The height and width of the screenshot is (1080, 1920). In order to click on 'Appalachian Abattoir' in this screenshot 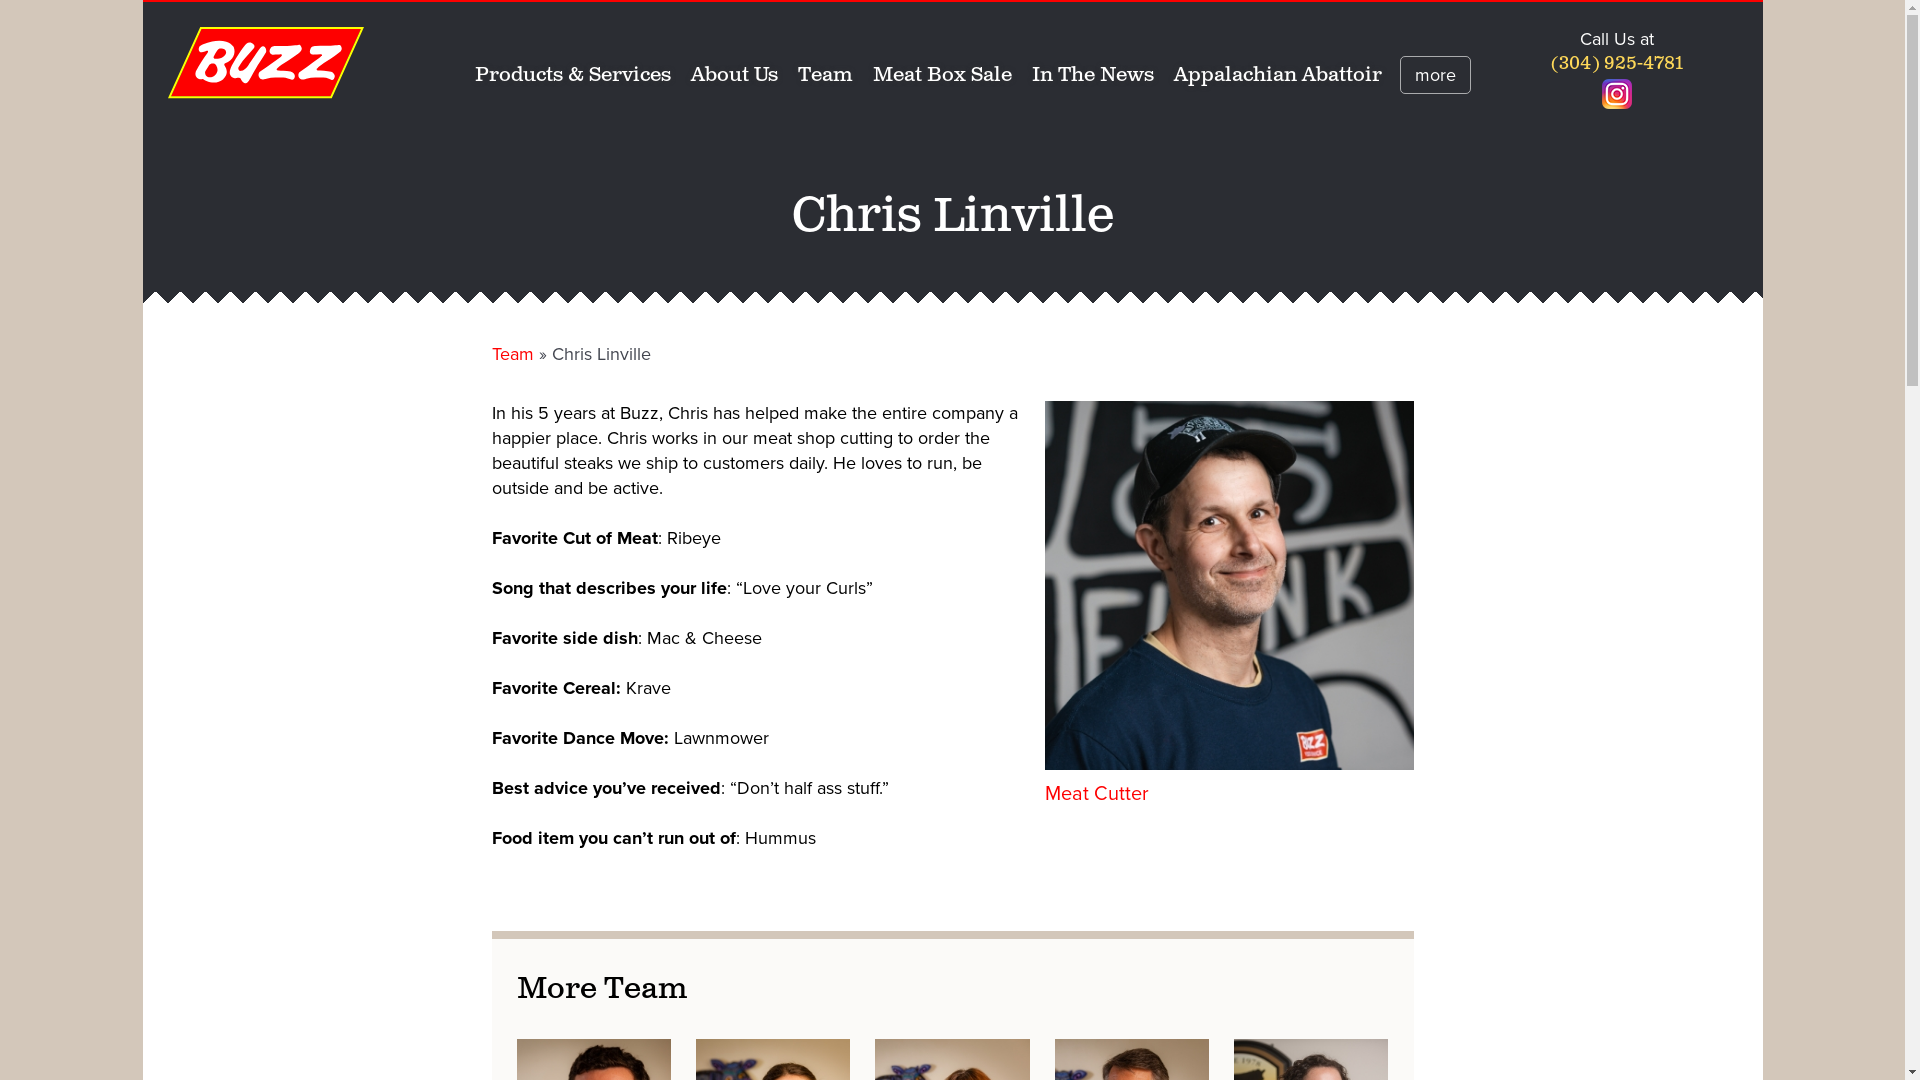, I will do `click(1276, 75)`.